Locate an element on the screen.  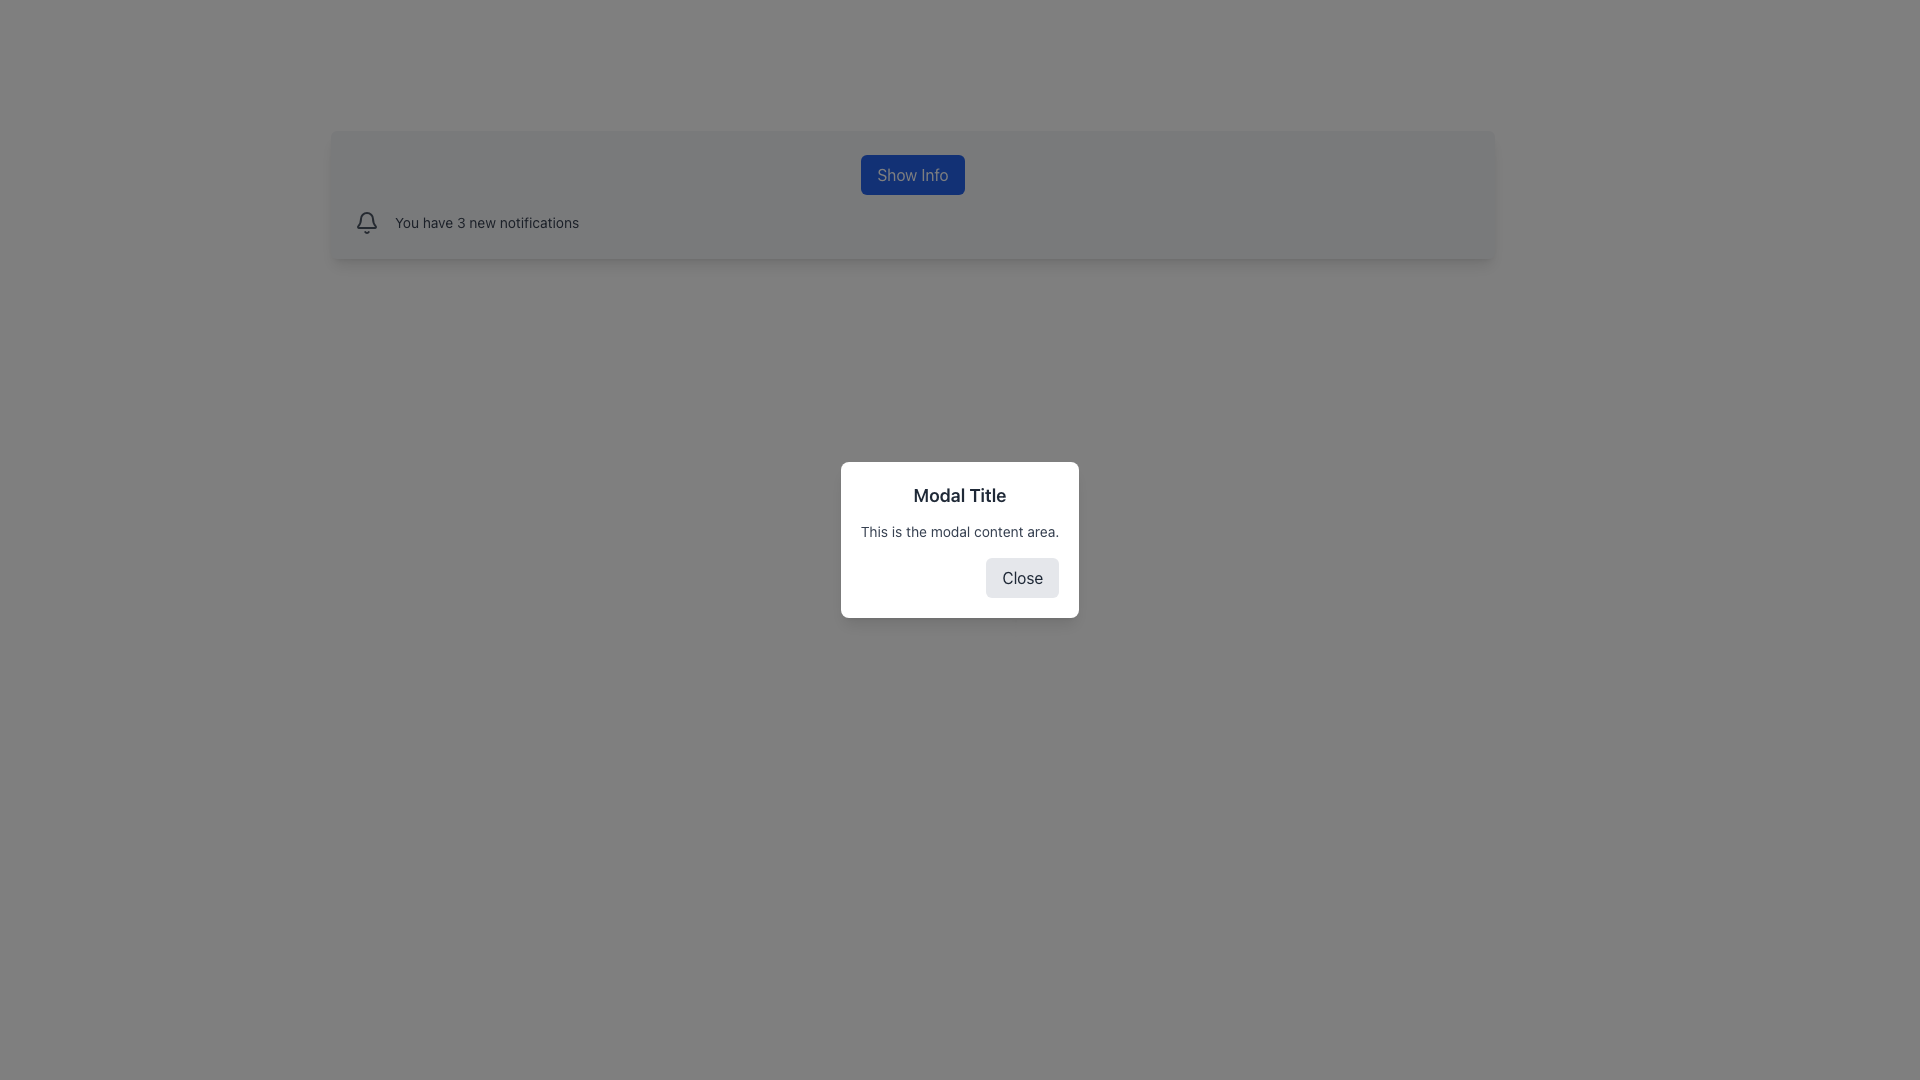
the gray bell icon located to the left of the notification message 'You have 3 new notifications' is located at coordinates (366, 223).